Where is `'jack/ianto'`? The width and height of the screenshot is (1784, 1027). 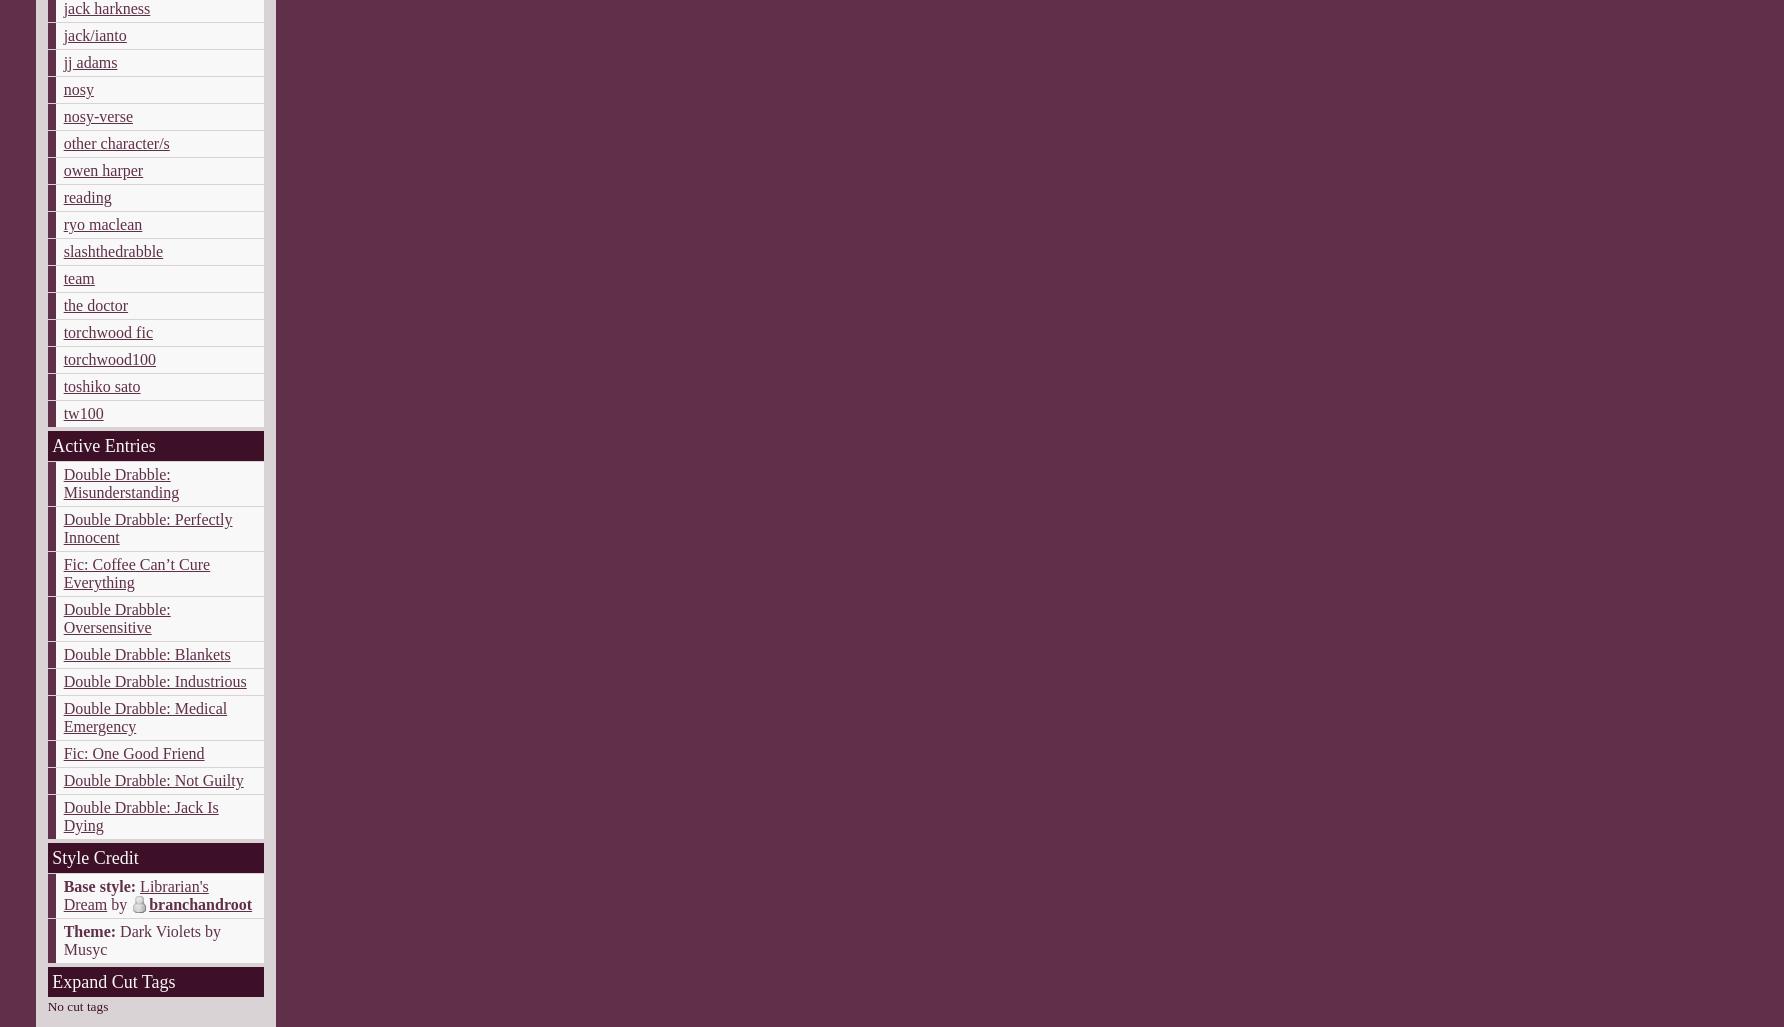
'jack/ianto' is located at coordinates (94, 35).